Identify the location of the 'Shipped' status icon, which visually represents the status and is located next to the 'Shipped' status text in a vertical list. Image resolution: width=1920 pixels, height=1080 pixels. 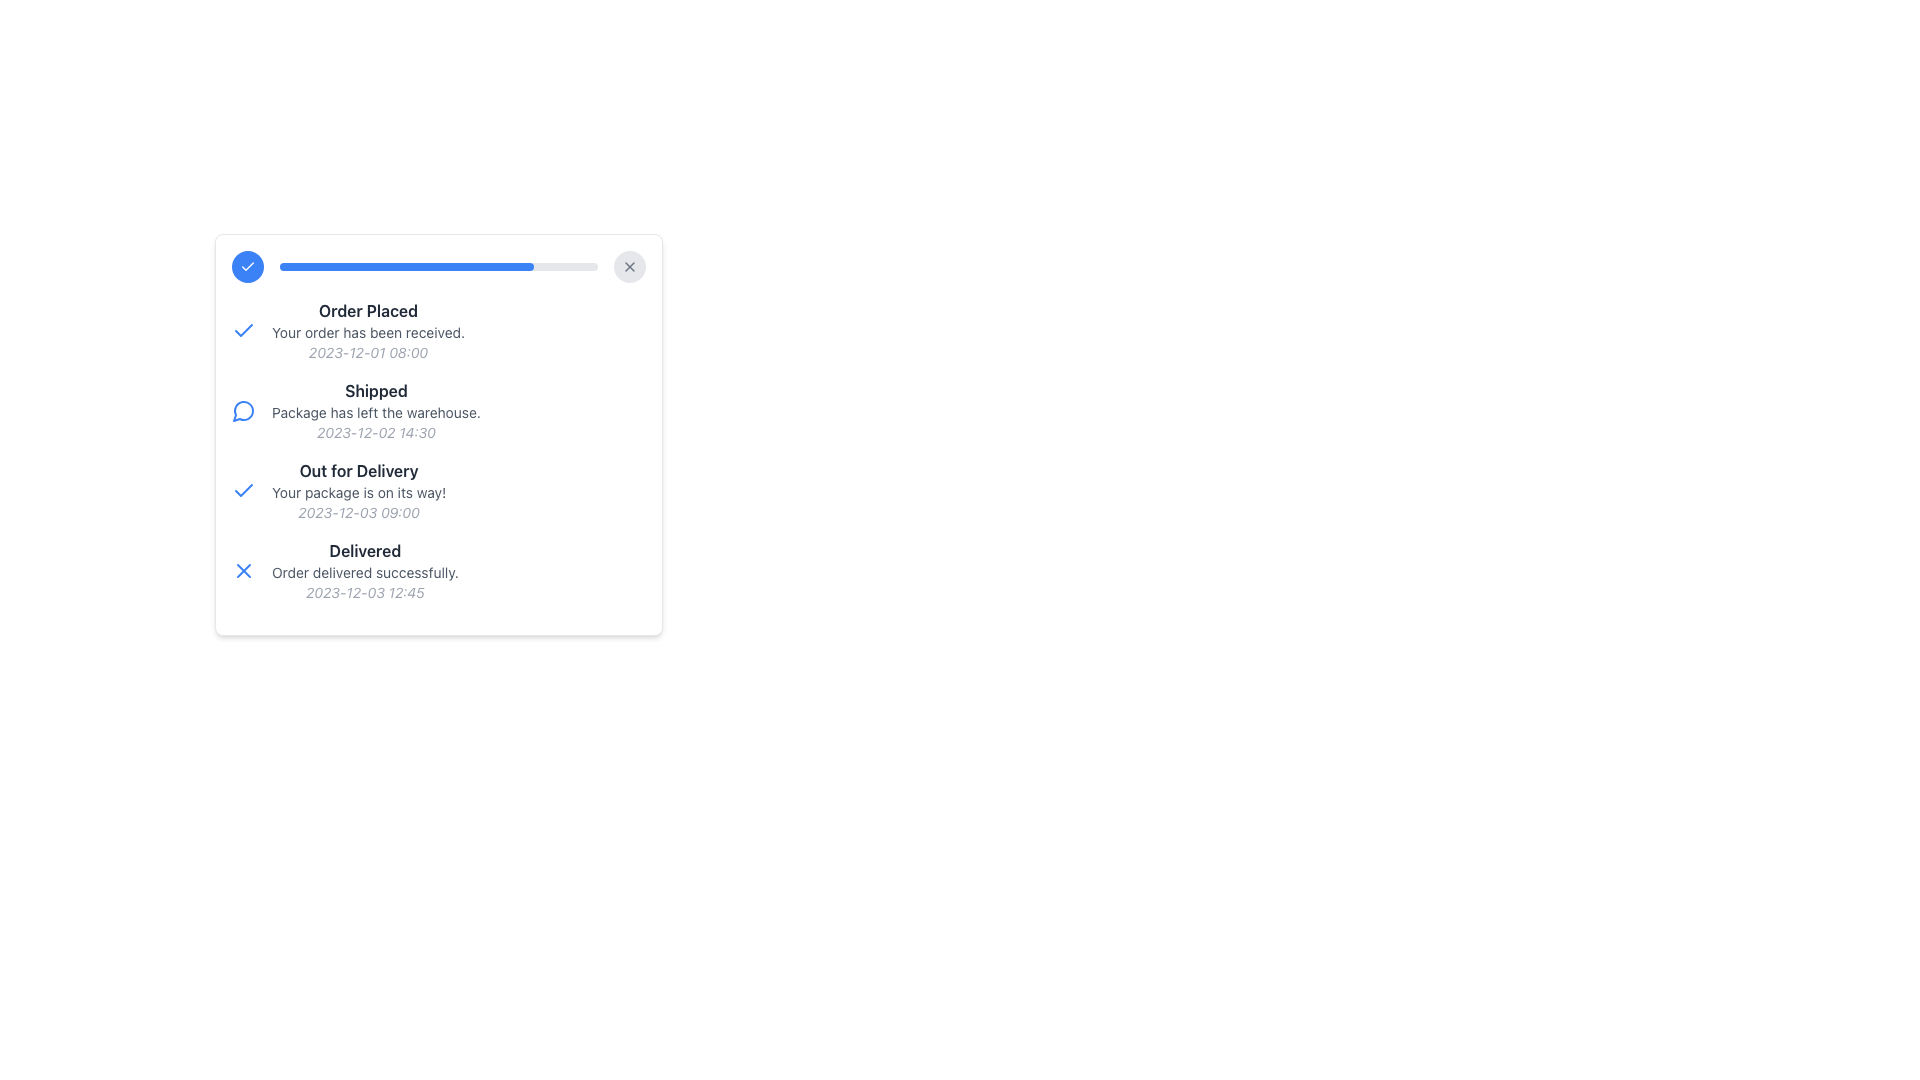
(242, 410).